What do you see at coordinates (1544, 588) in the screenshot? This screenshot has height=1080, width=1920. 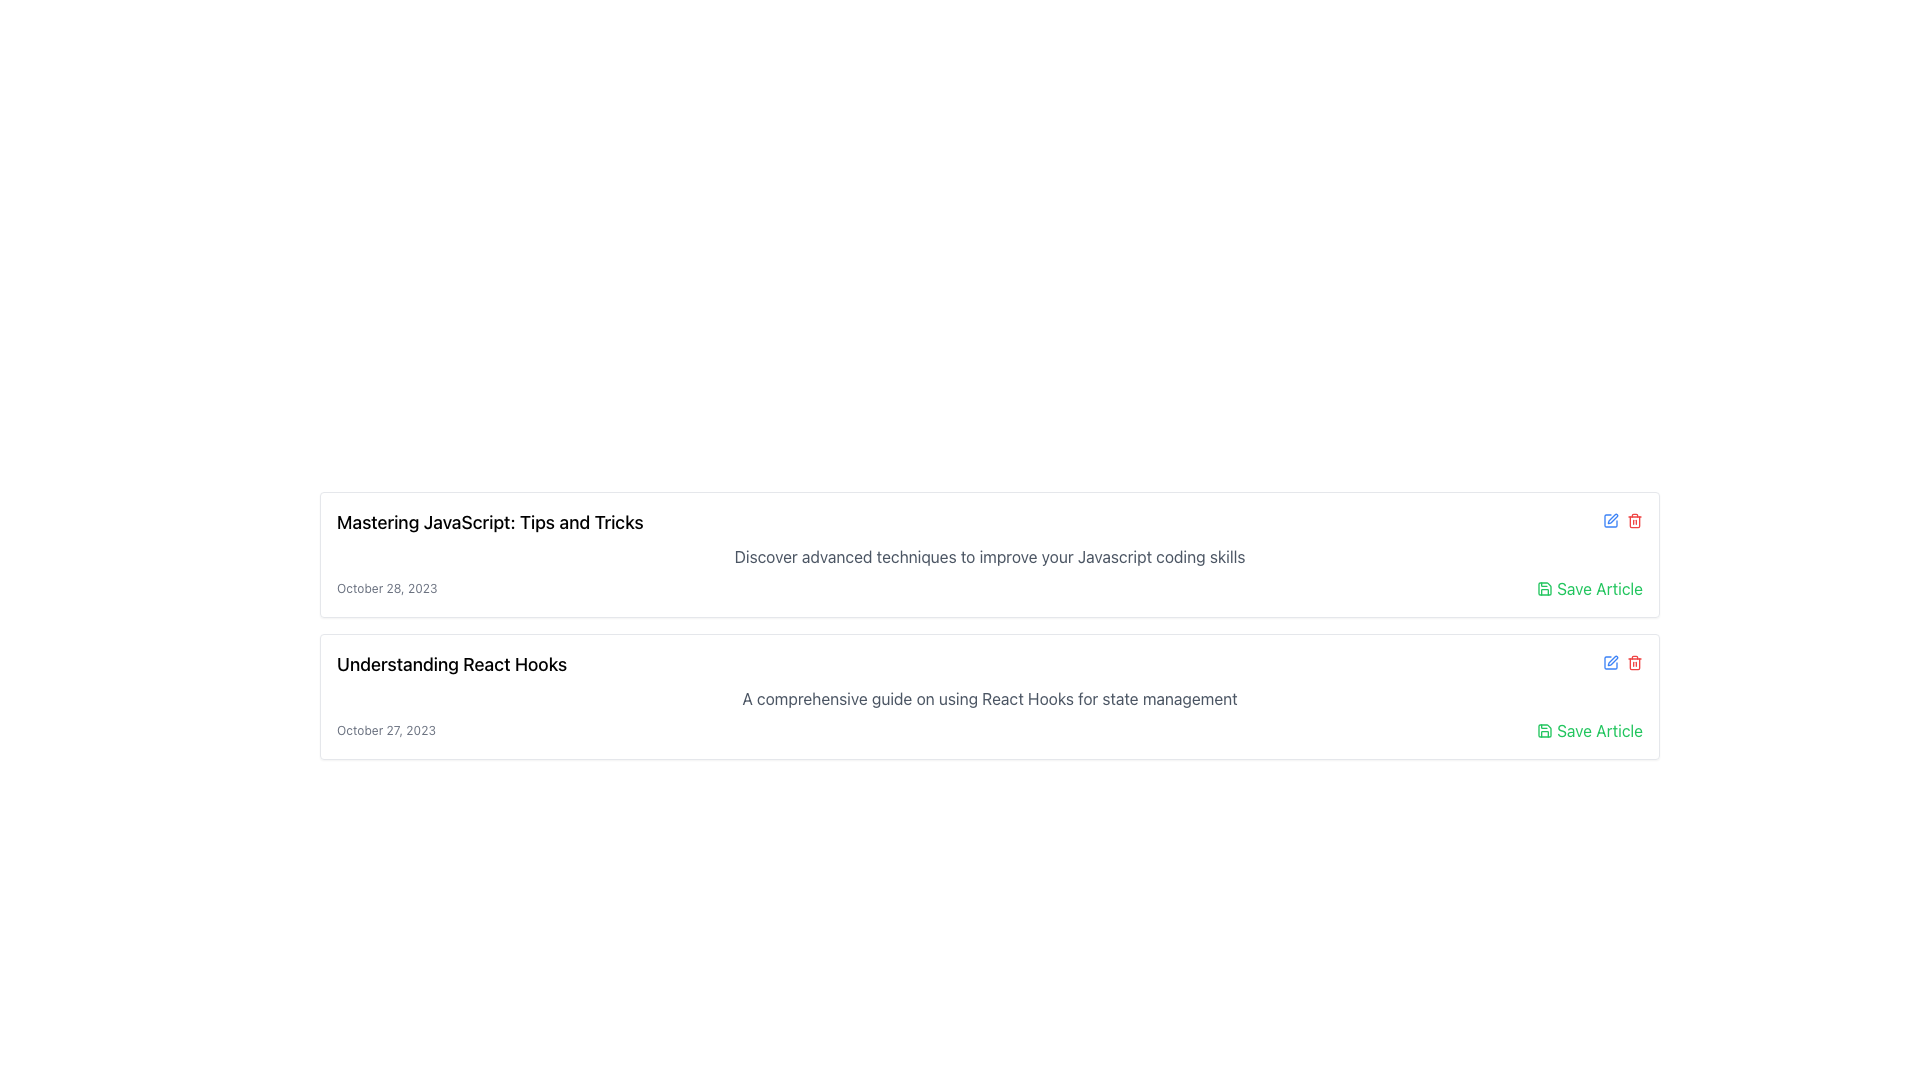 I see `the green save icon located to the right of the article title 'Mastering JavaScript: Tips and Tricks'` at bounding box center [1544, 588].